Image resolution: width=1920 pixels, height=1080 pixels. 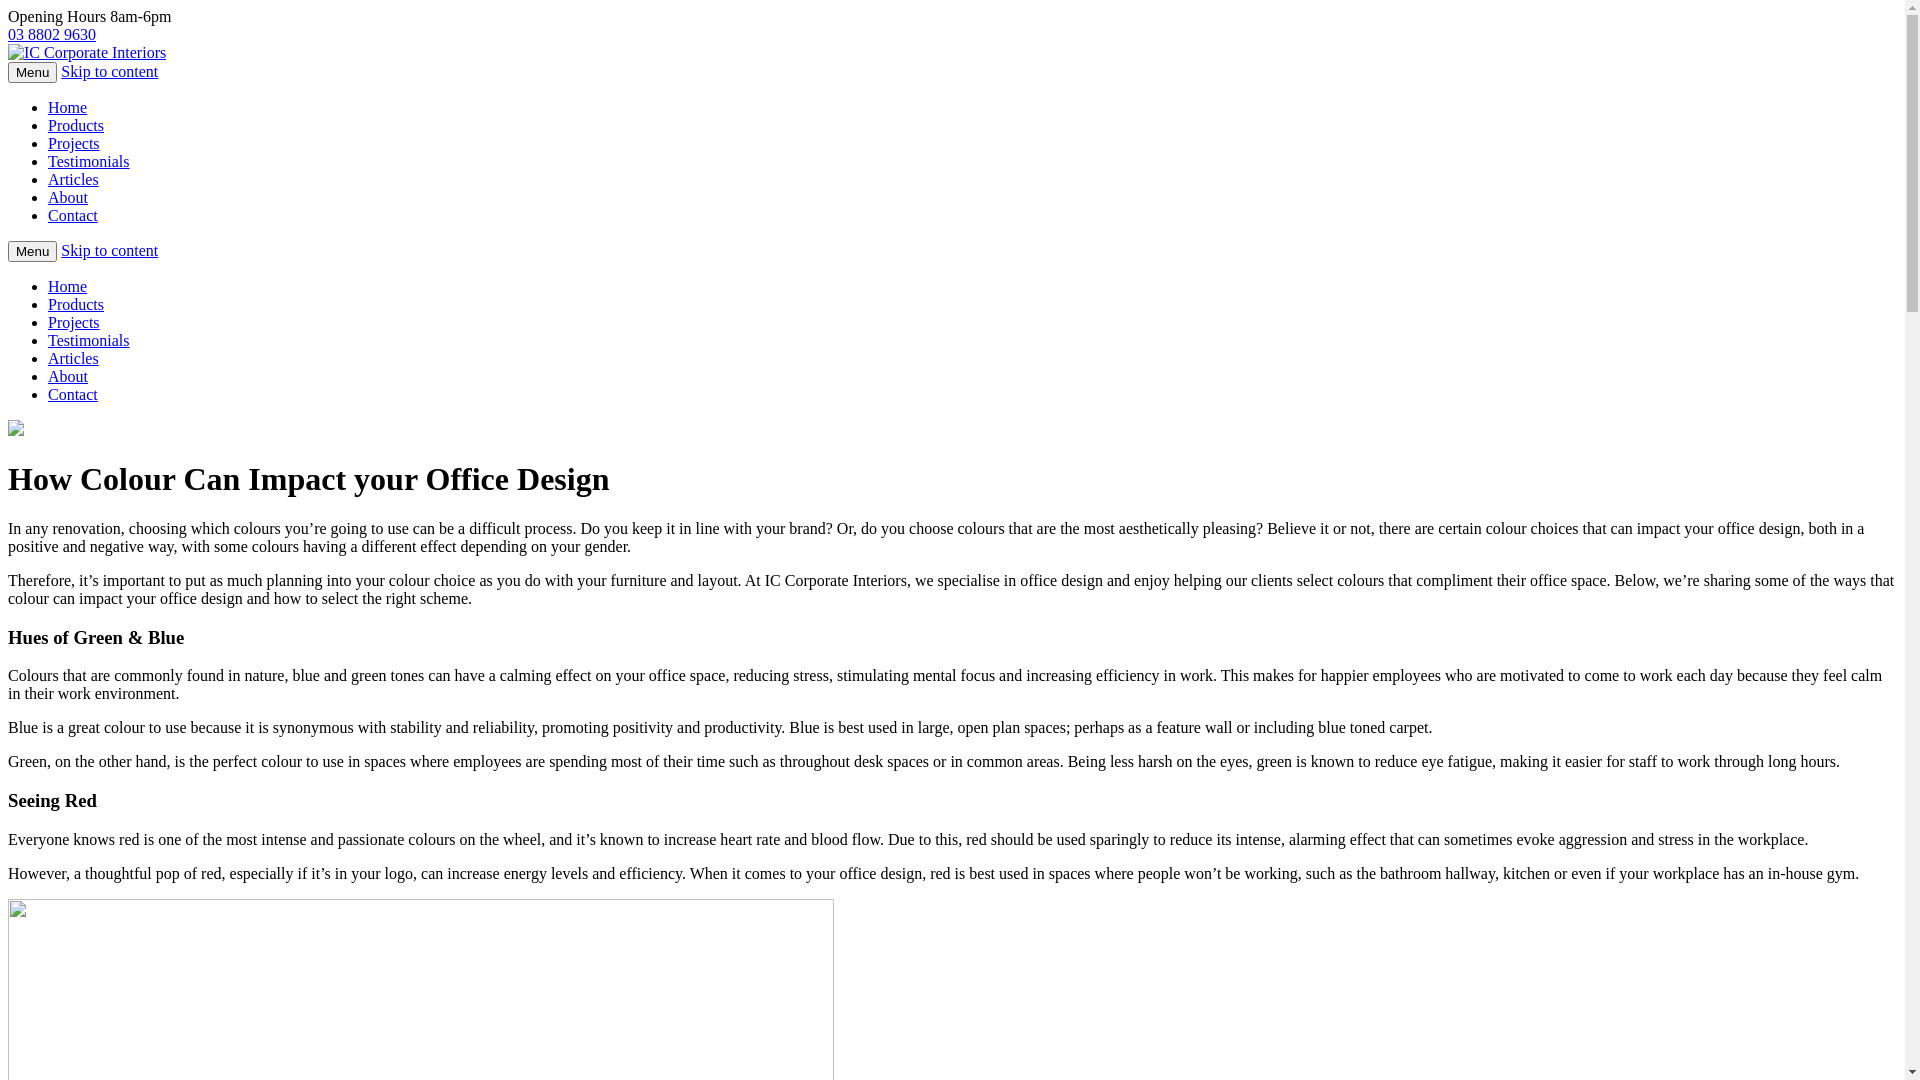 What do you see at coordinates (67, 376) in the screenshot?
I see `'About'` at bounding box center [67, 376].